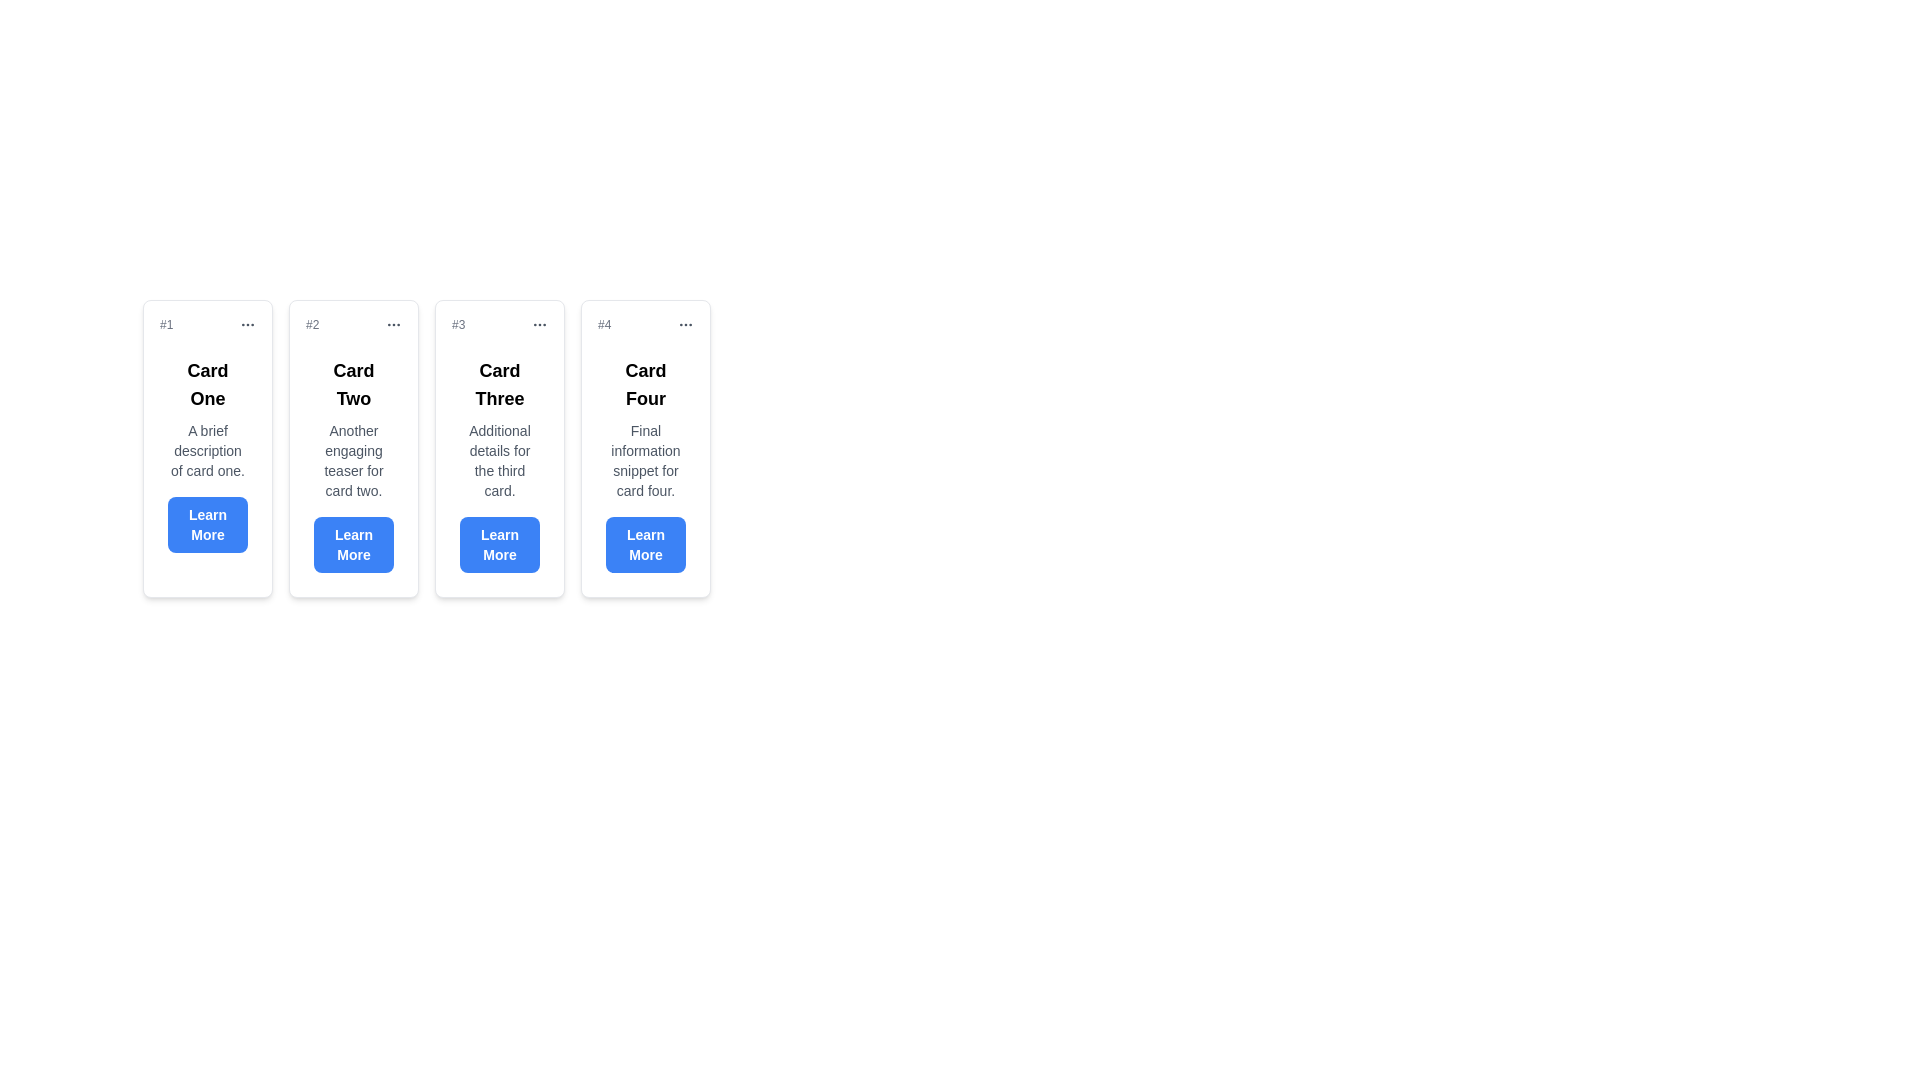 The width and height of the screenshot is (1920, 1080). Describe the element at coordinates (646, 544) in the screenshot. I see `the 'Learn More' button, which is a rectangular button with rounded corners and a solid blue background located at the bottom of 'Card Four'` at that location.